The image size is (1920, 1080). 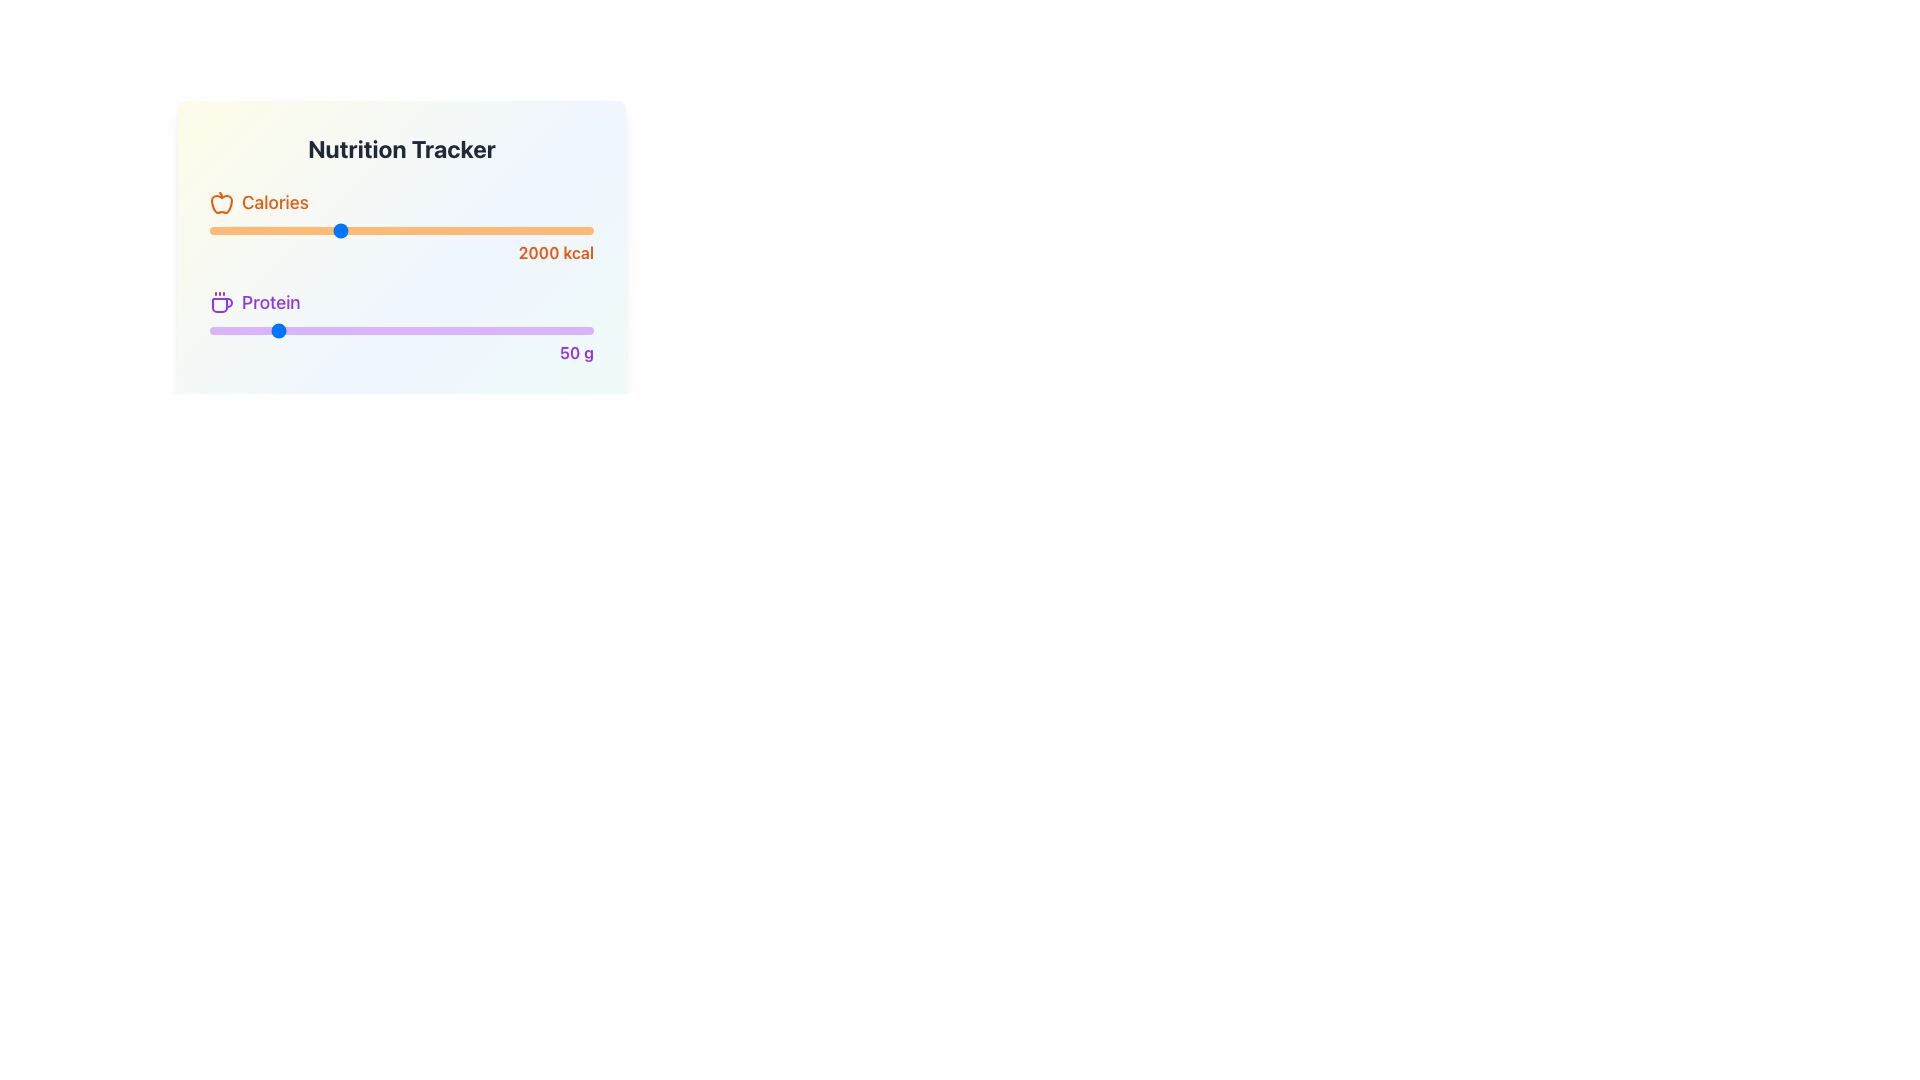 What do you see at coordinates (270, 303) in the screenshot?
I see `the text label indicating the protein intake tracker, which is located to the right of the coffee cup icon in the 'Protein' row of the nutrition tracker` at bounding box center [270, 303].